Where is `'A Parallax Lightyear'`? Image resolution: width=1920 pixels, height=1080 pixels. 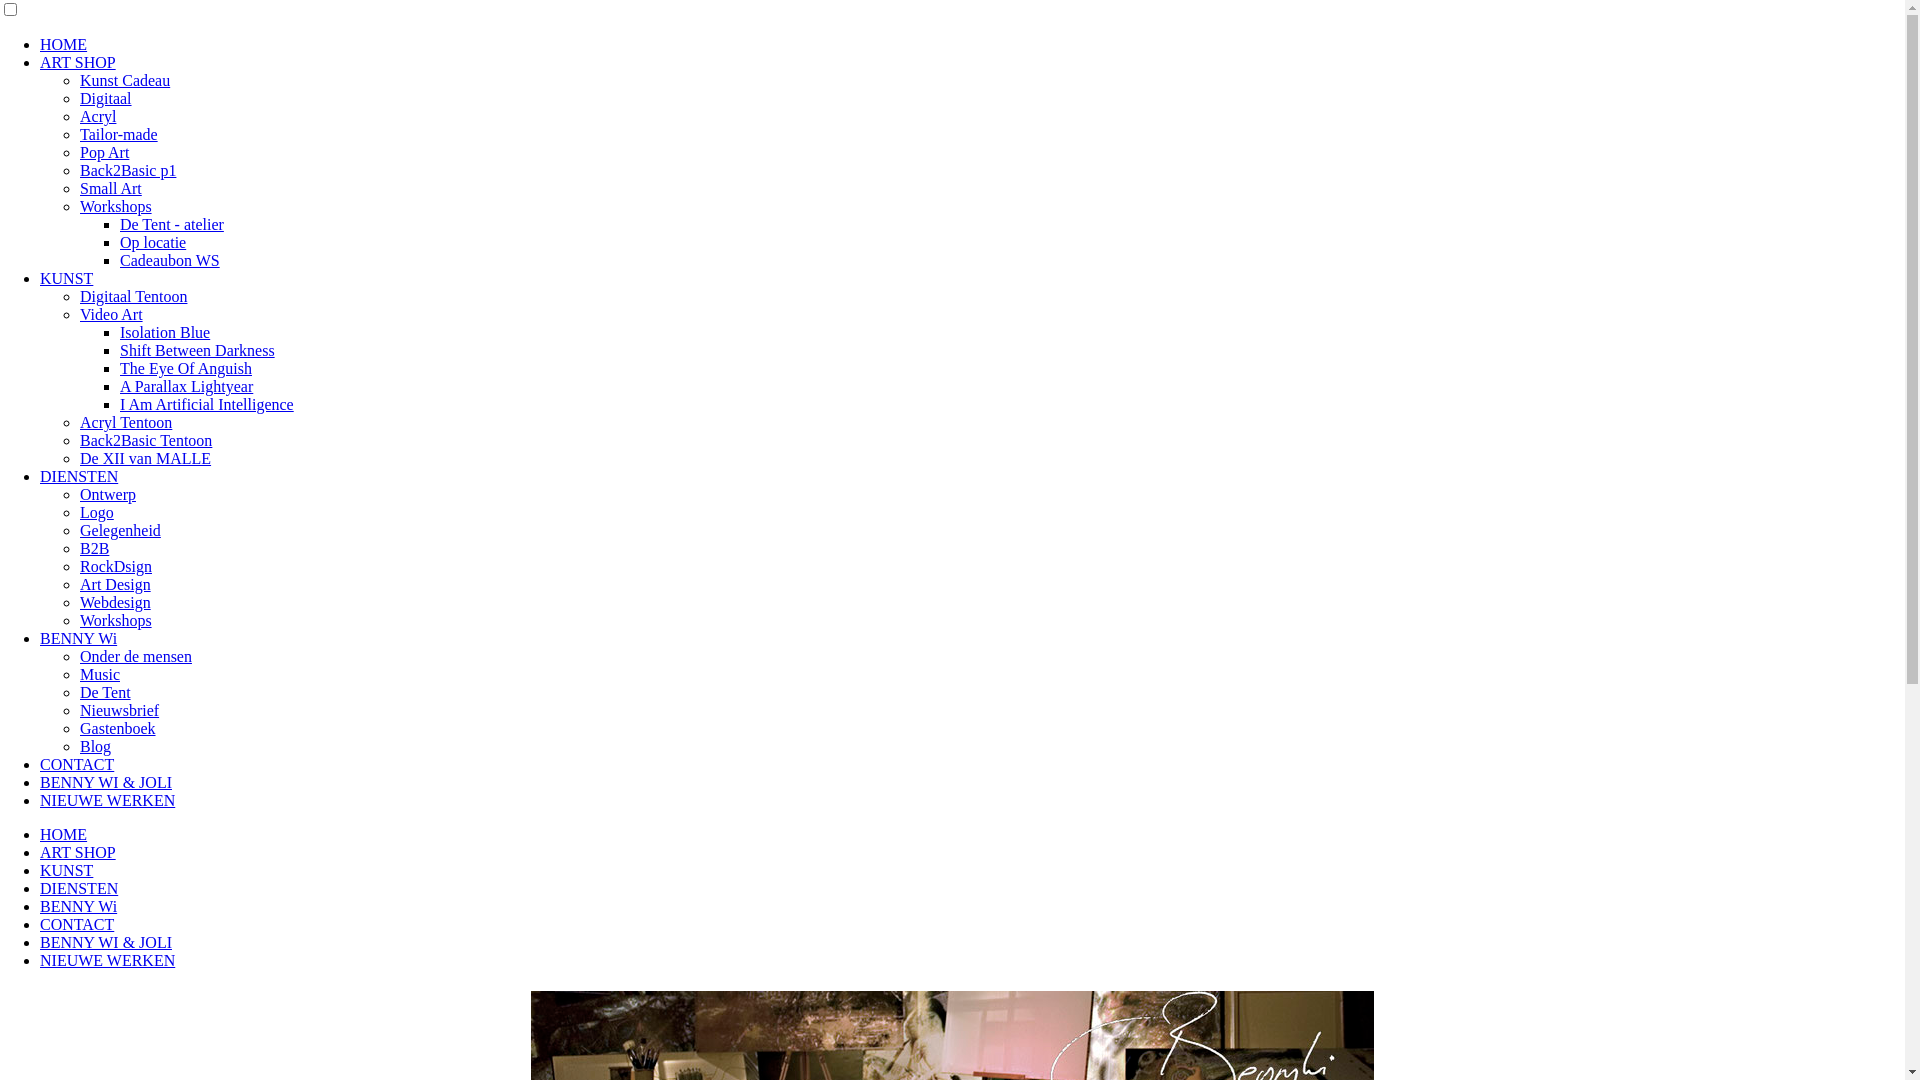
'A Parallax Lightyear' is located at coordinates (186, 386).